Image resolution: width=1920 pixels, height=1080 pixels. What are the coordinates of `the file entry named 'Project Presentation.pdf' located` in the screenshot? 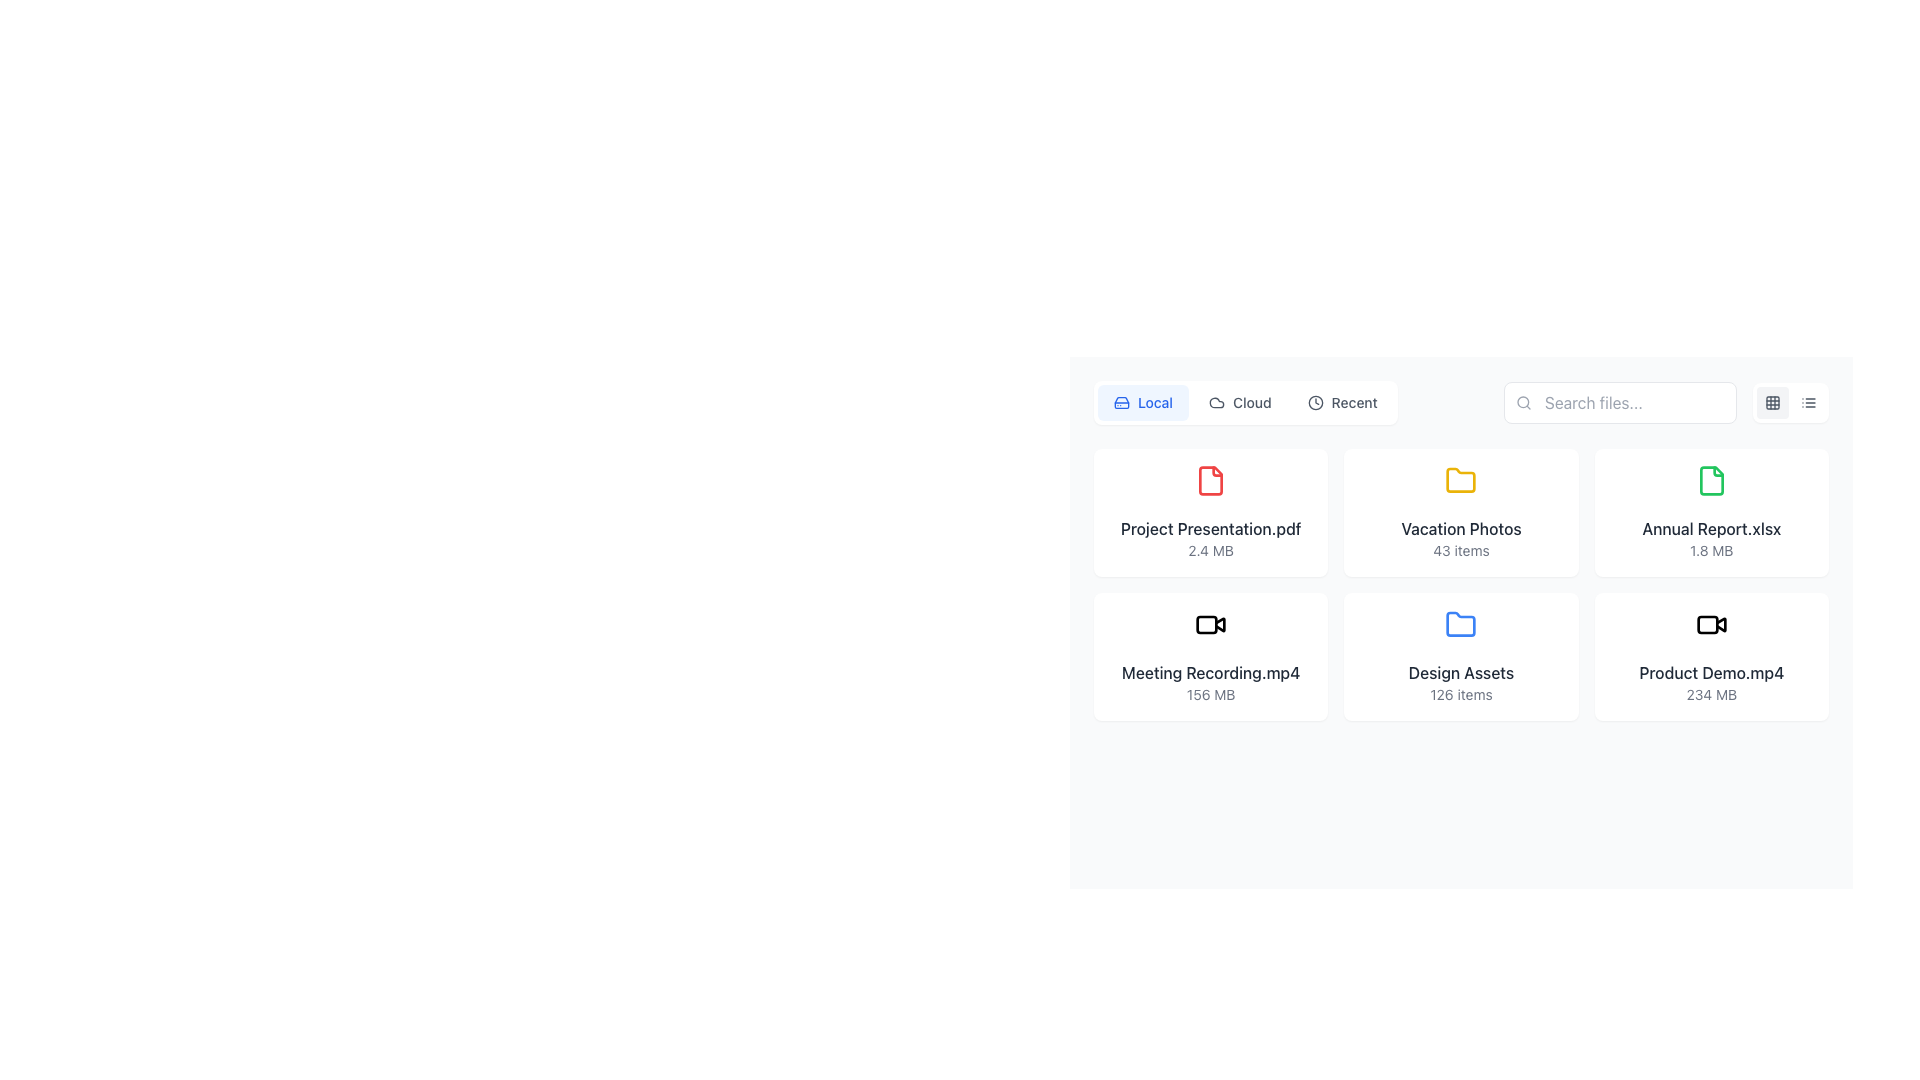 It's located at (1209, 512).